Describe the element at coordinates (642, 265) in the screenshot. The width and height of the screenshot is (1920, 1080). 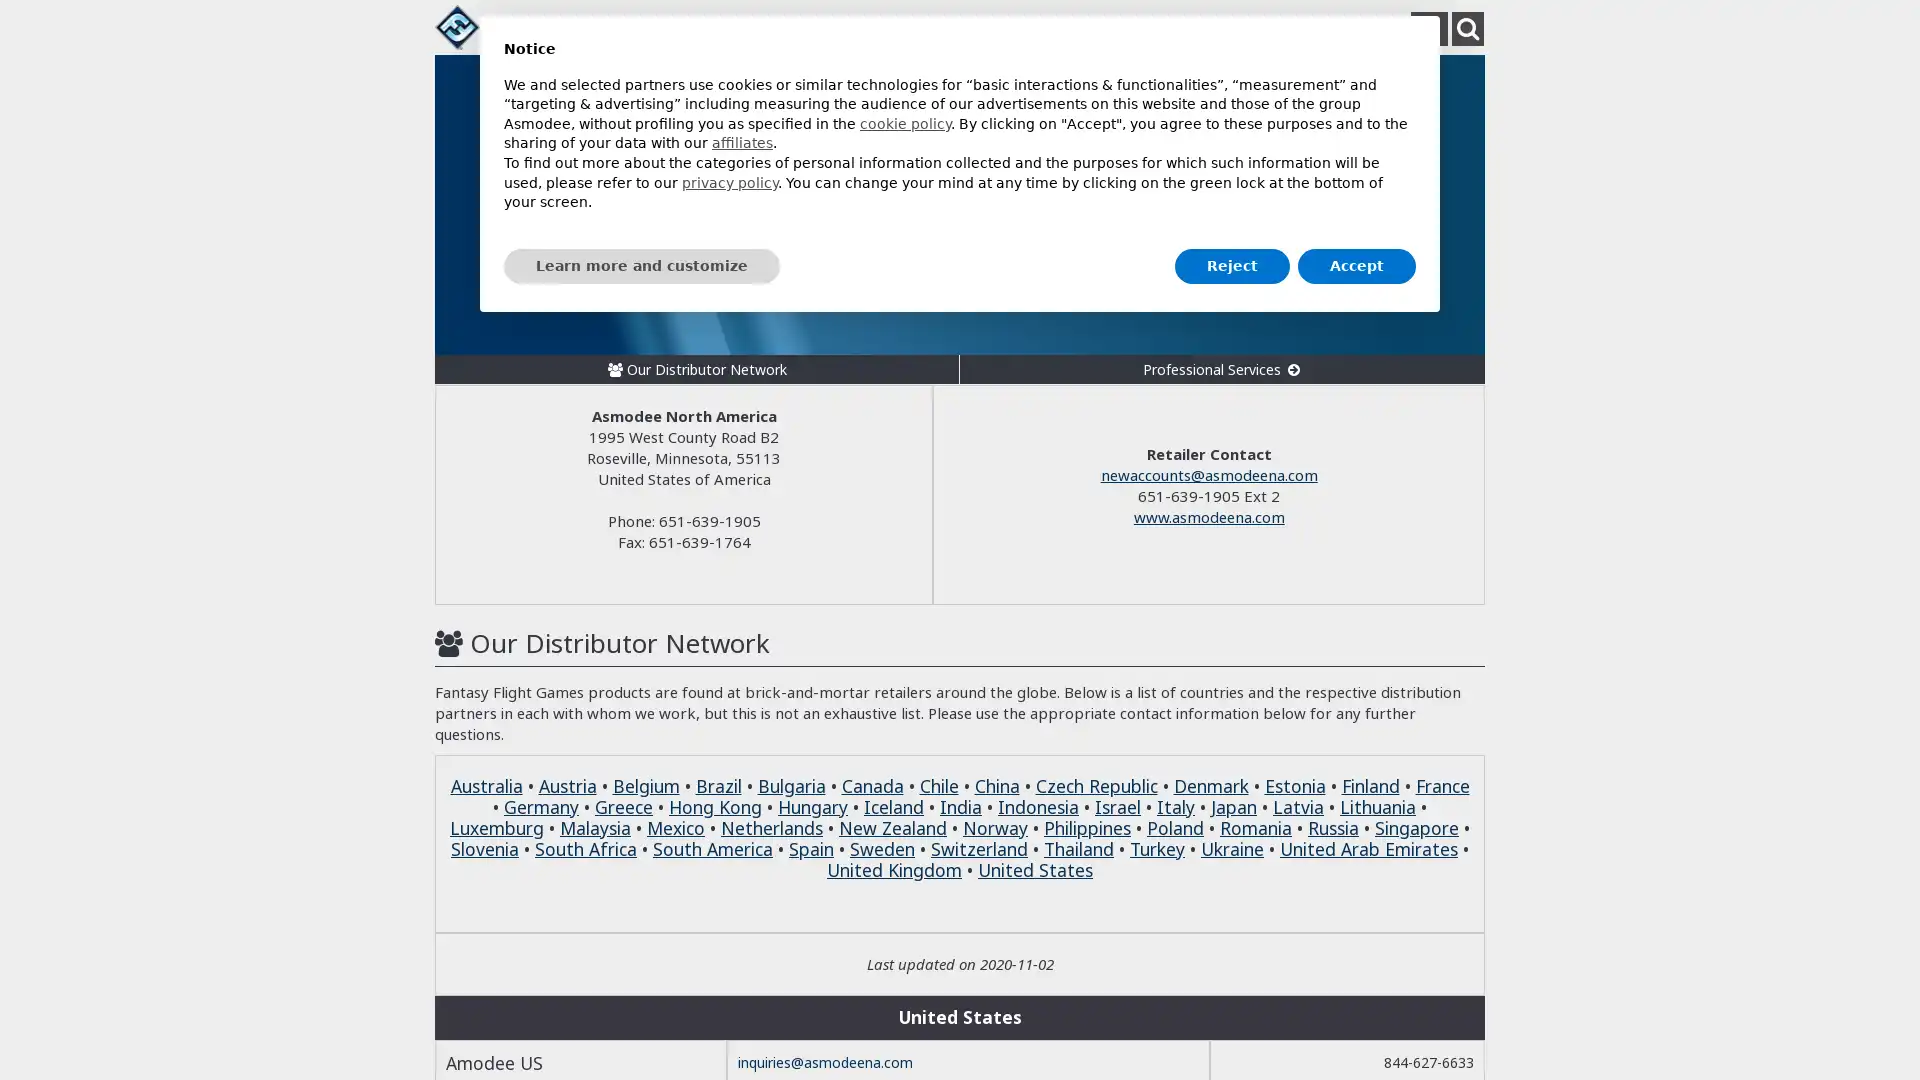
I see `Learn more and customize` at that location.